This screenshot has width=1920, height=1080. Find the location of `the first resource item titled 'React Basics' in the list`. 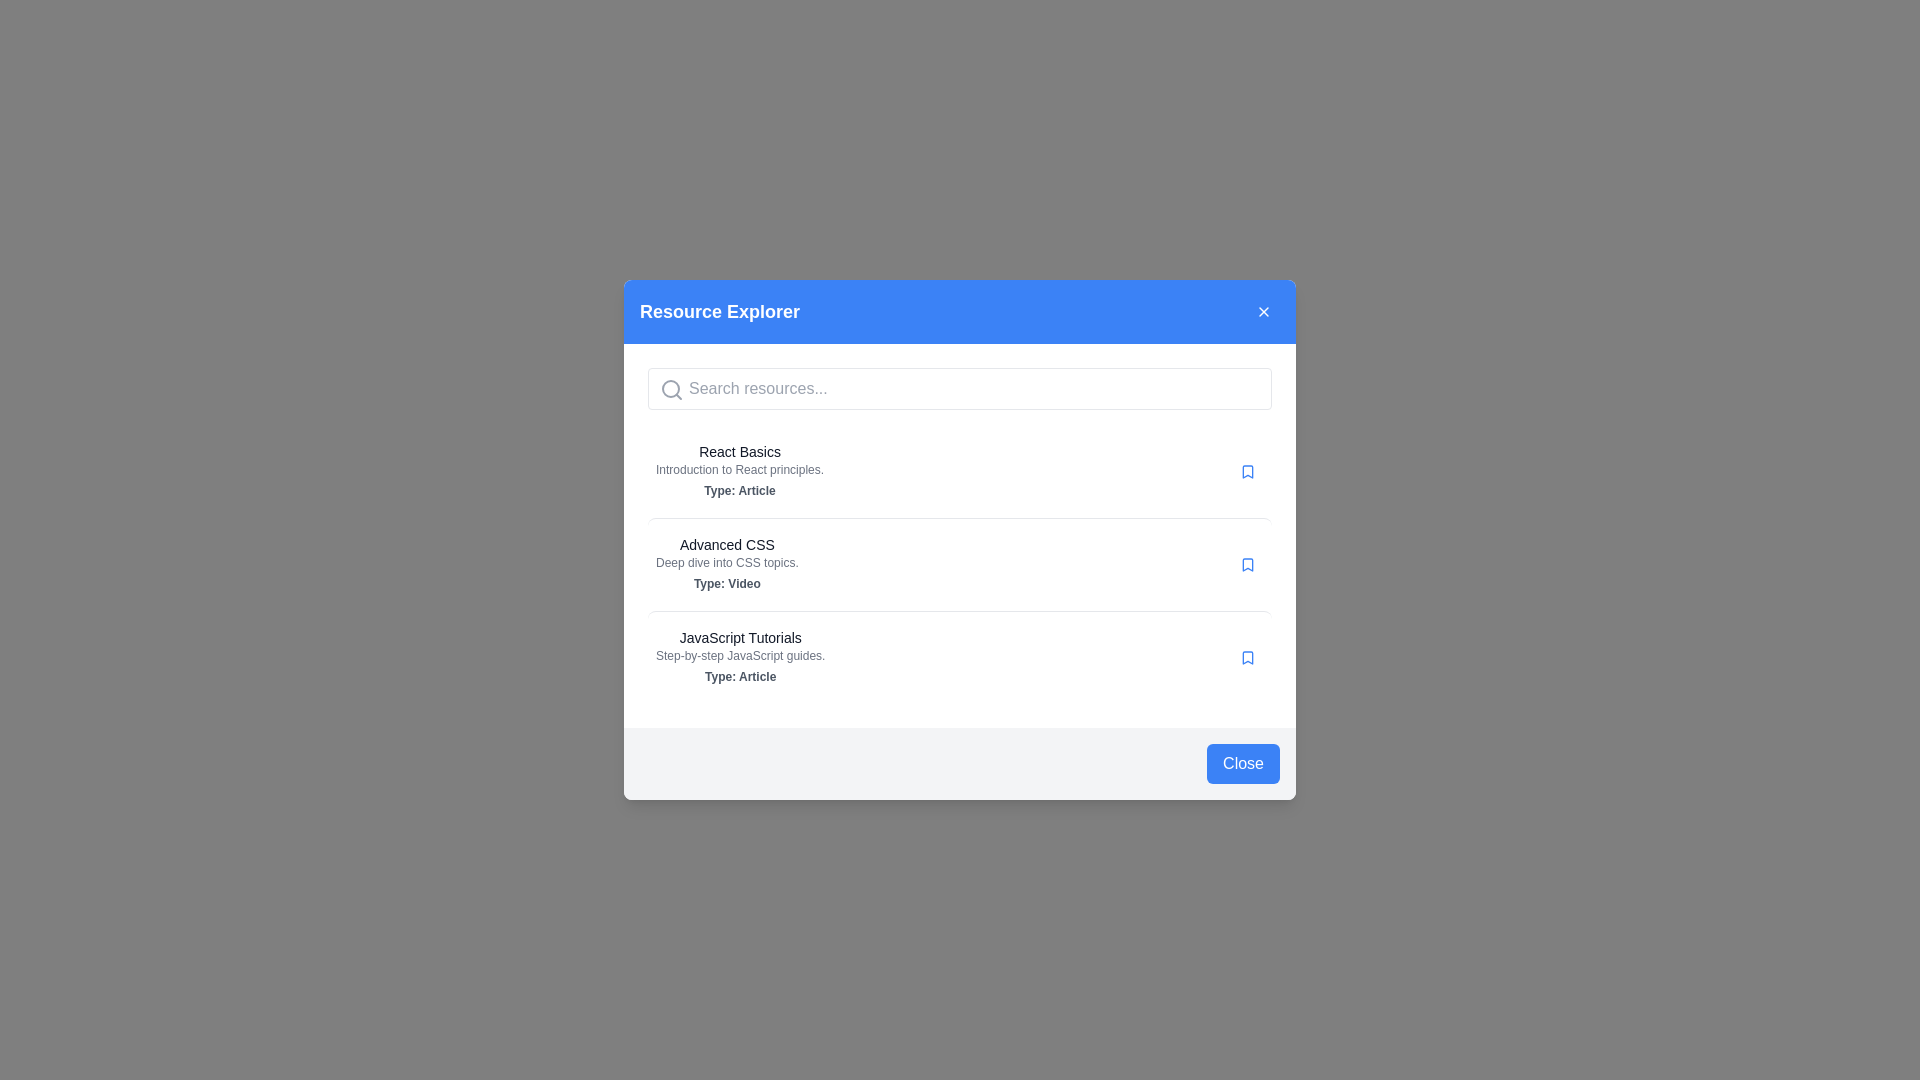

the first resource item titled 'React Basics' in the list is located at coordinates (960, 471).